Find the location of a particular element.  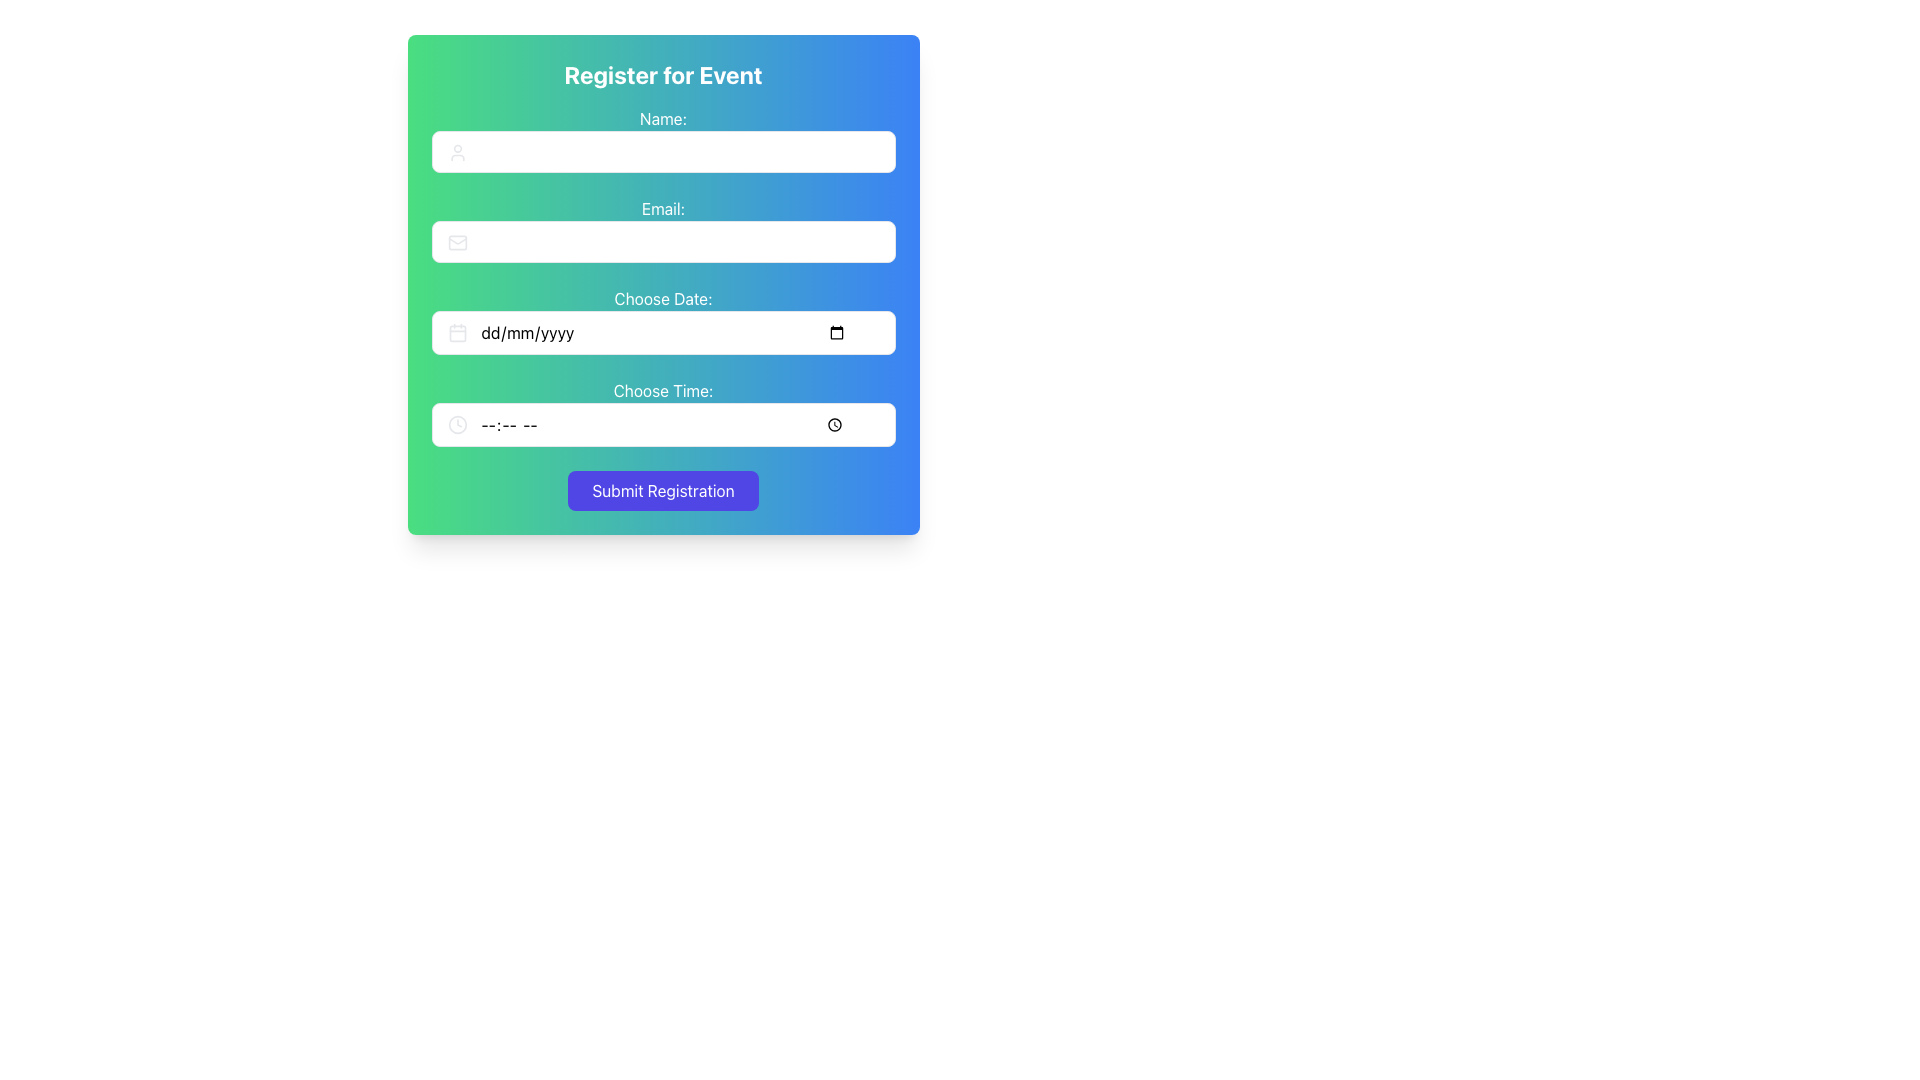

the 'Submit Registration' button, which is a rectangular button with rounded corners, vibrant indigo background, and white centered text, located at the bottom of the form is located at coordinates (663, 490).